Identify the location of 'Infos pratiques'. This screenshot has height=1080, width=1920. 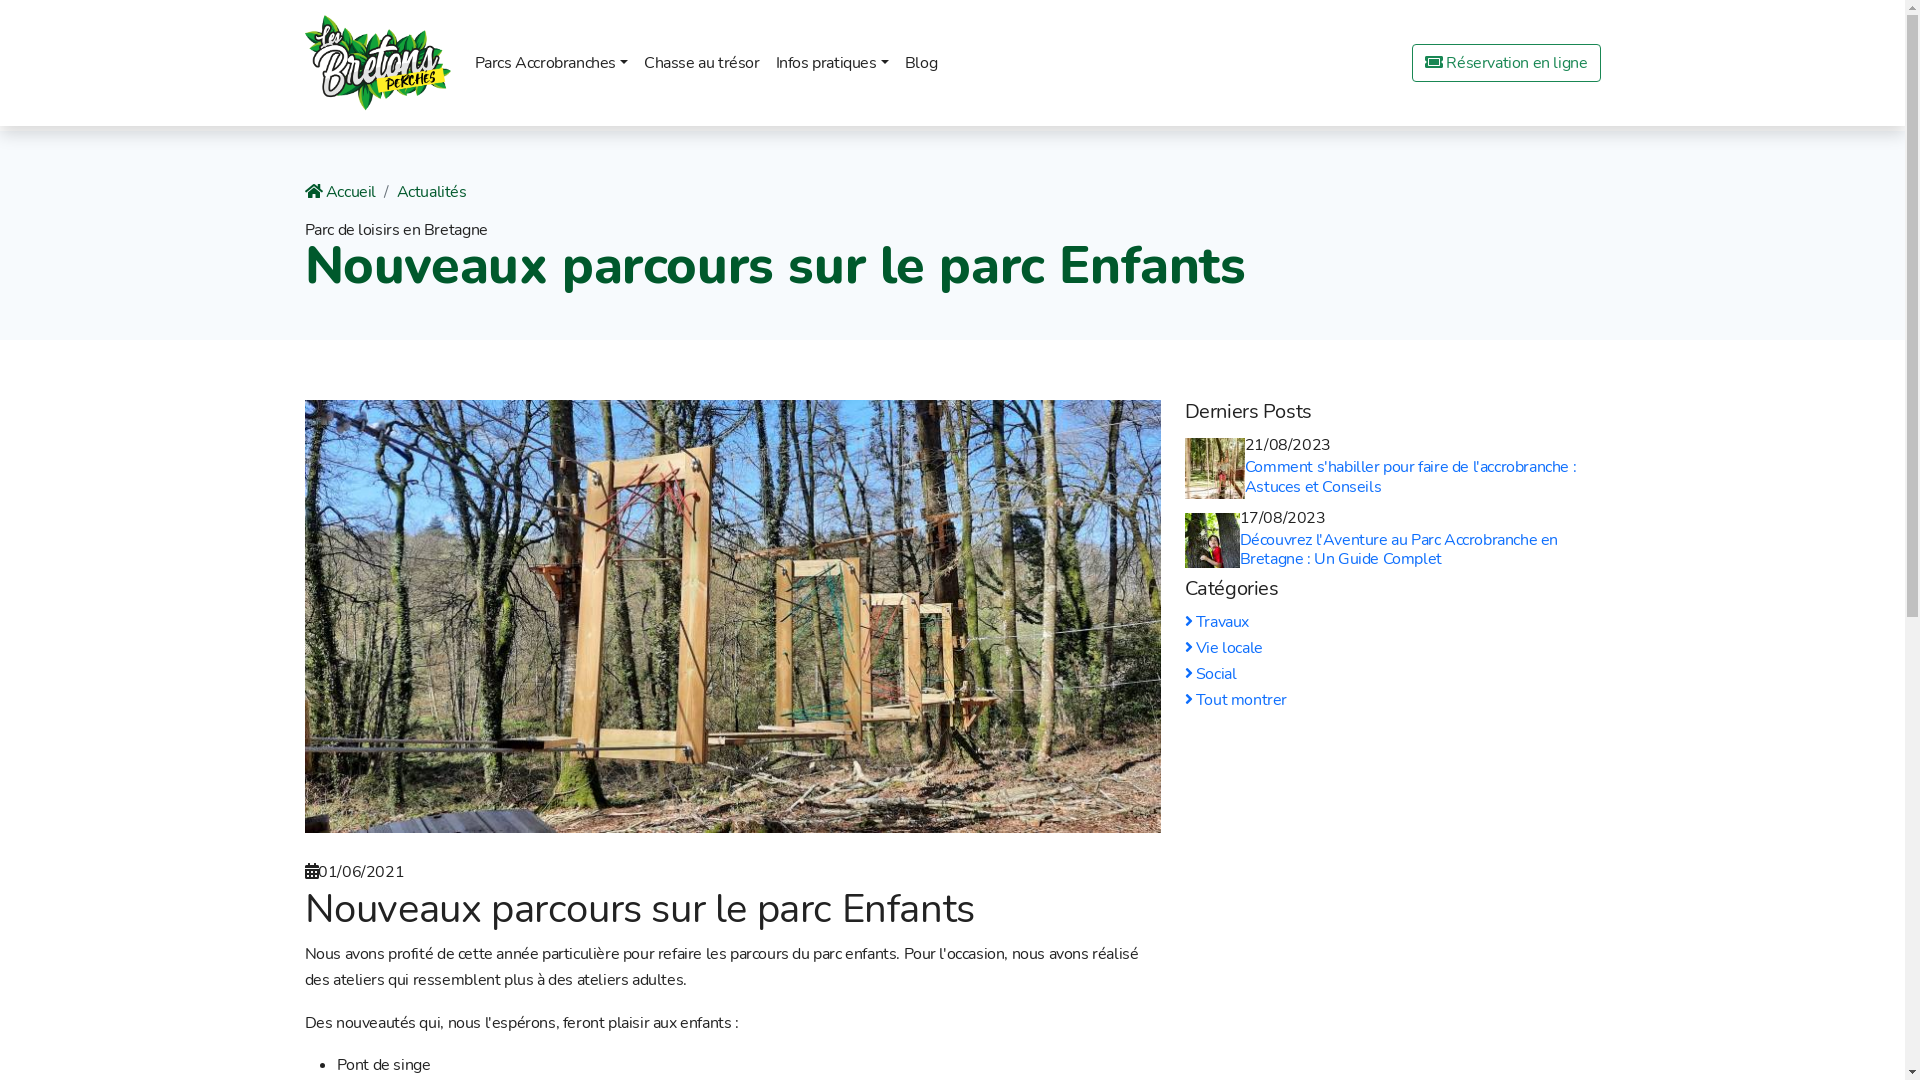
(832, 61).